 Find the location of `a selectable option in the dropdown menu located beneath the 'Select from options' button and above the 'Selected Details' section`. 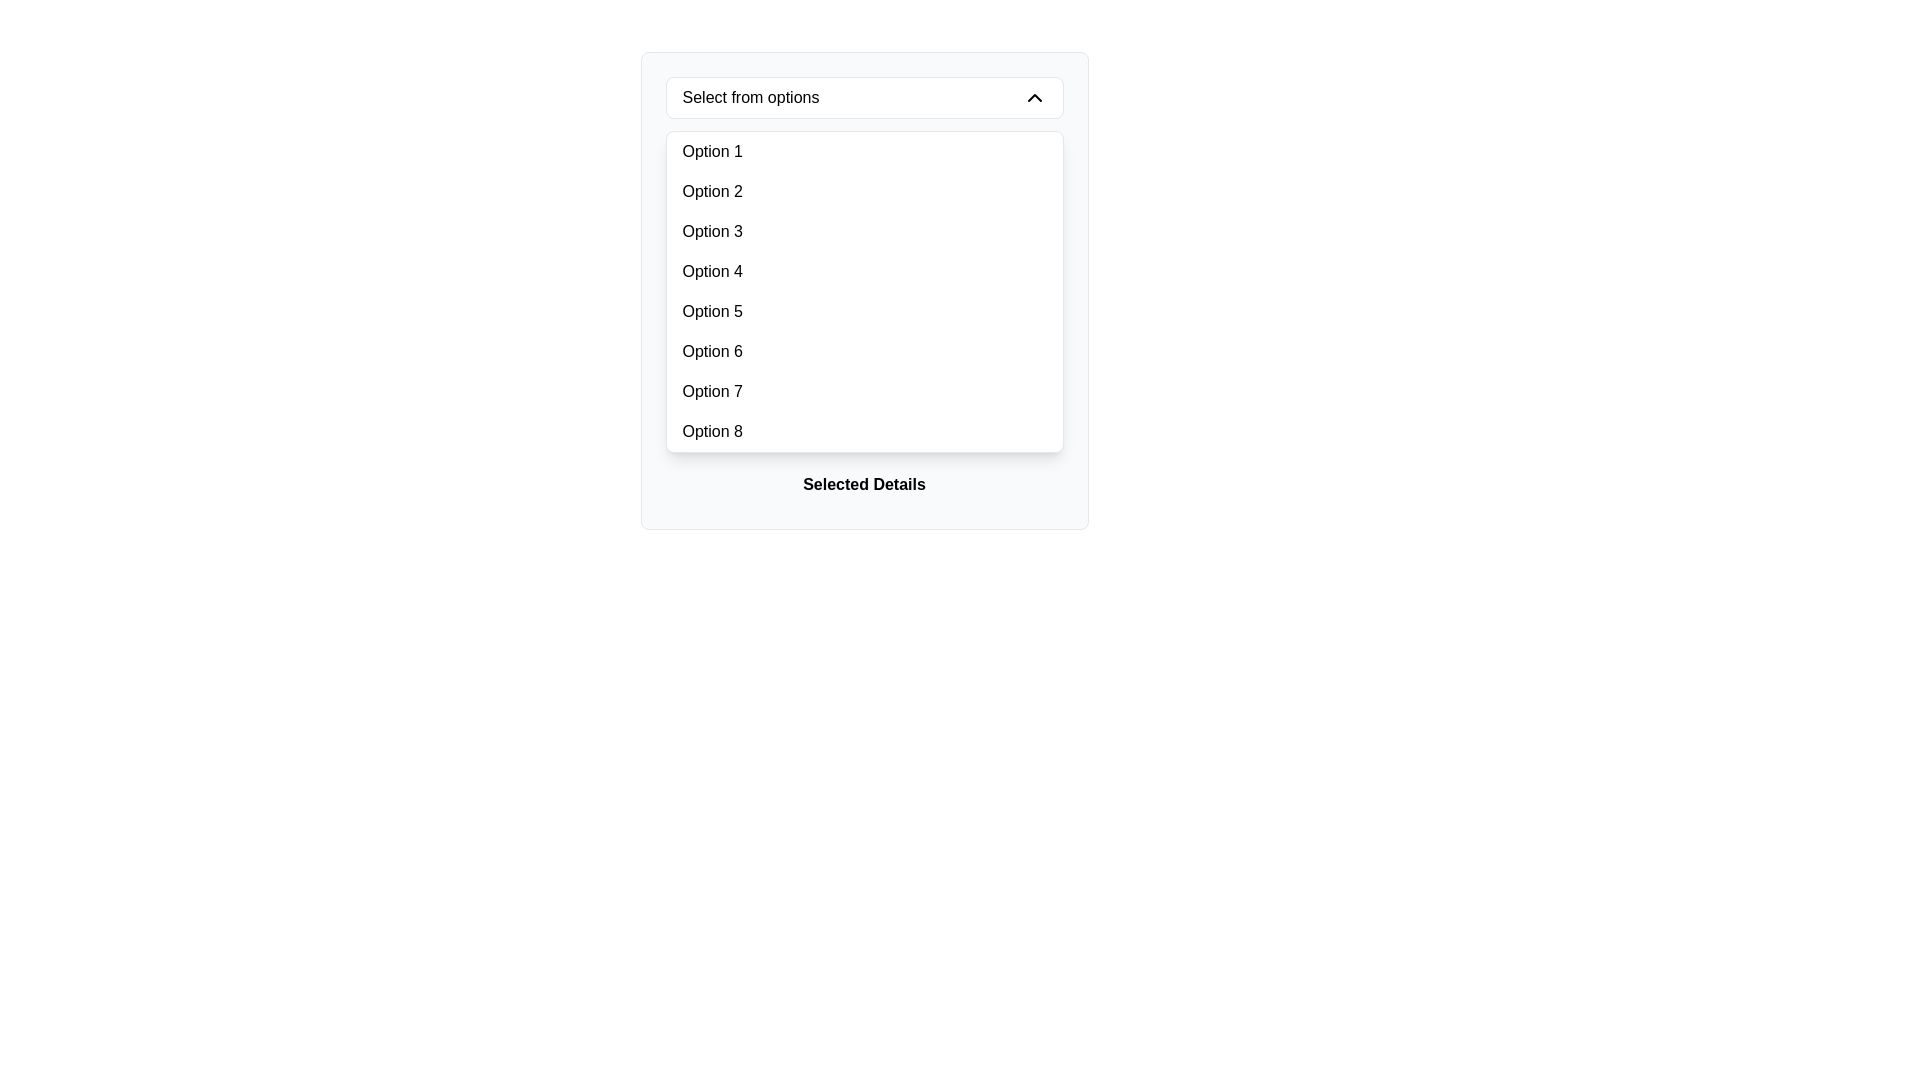

a selectable option in the dropdown menu located beneath the 'Select from options' button and above the 'Selected Details' section is located at coordinates (864, 292).